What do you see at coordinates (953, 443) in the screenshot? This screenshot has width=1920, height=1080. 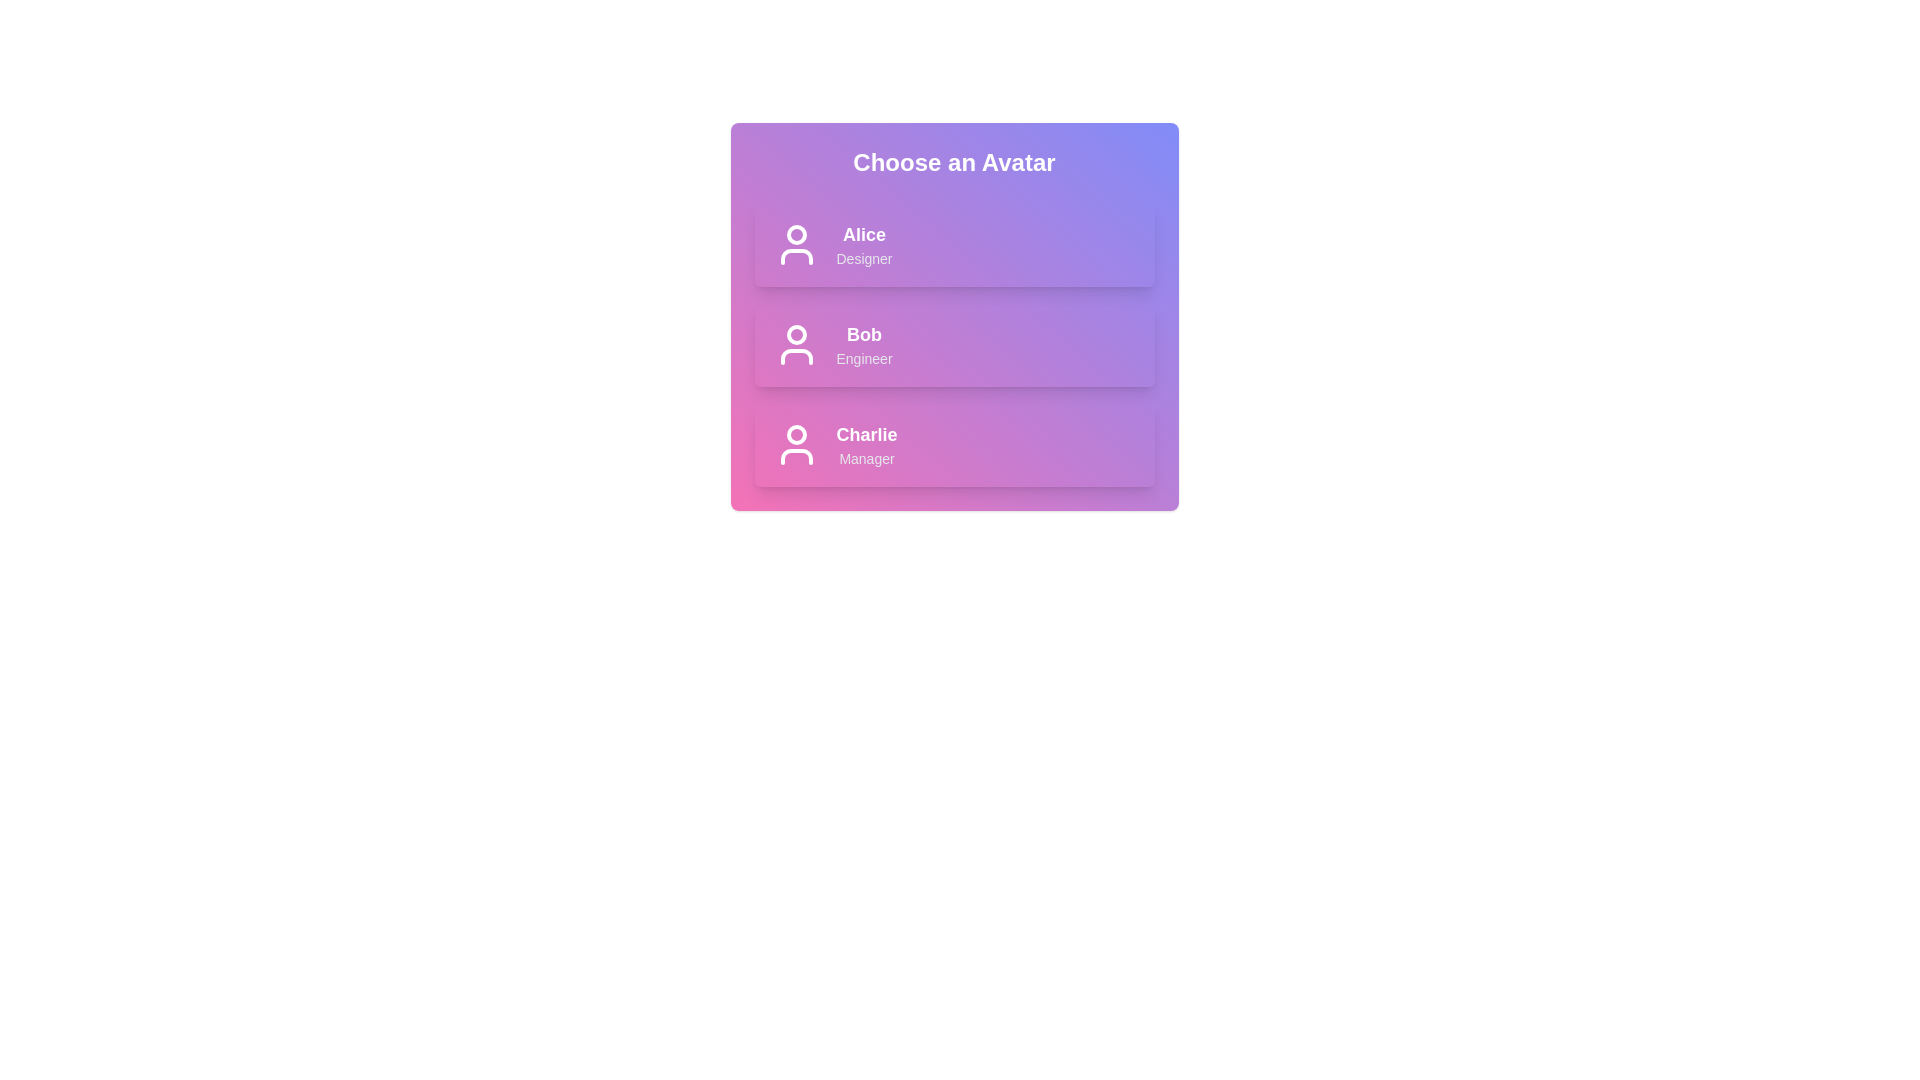 I see `to select the profile of 'Charlie', the Manager, from the third item in the vertical selectable list` at bounding box center [953, 443].